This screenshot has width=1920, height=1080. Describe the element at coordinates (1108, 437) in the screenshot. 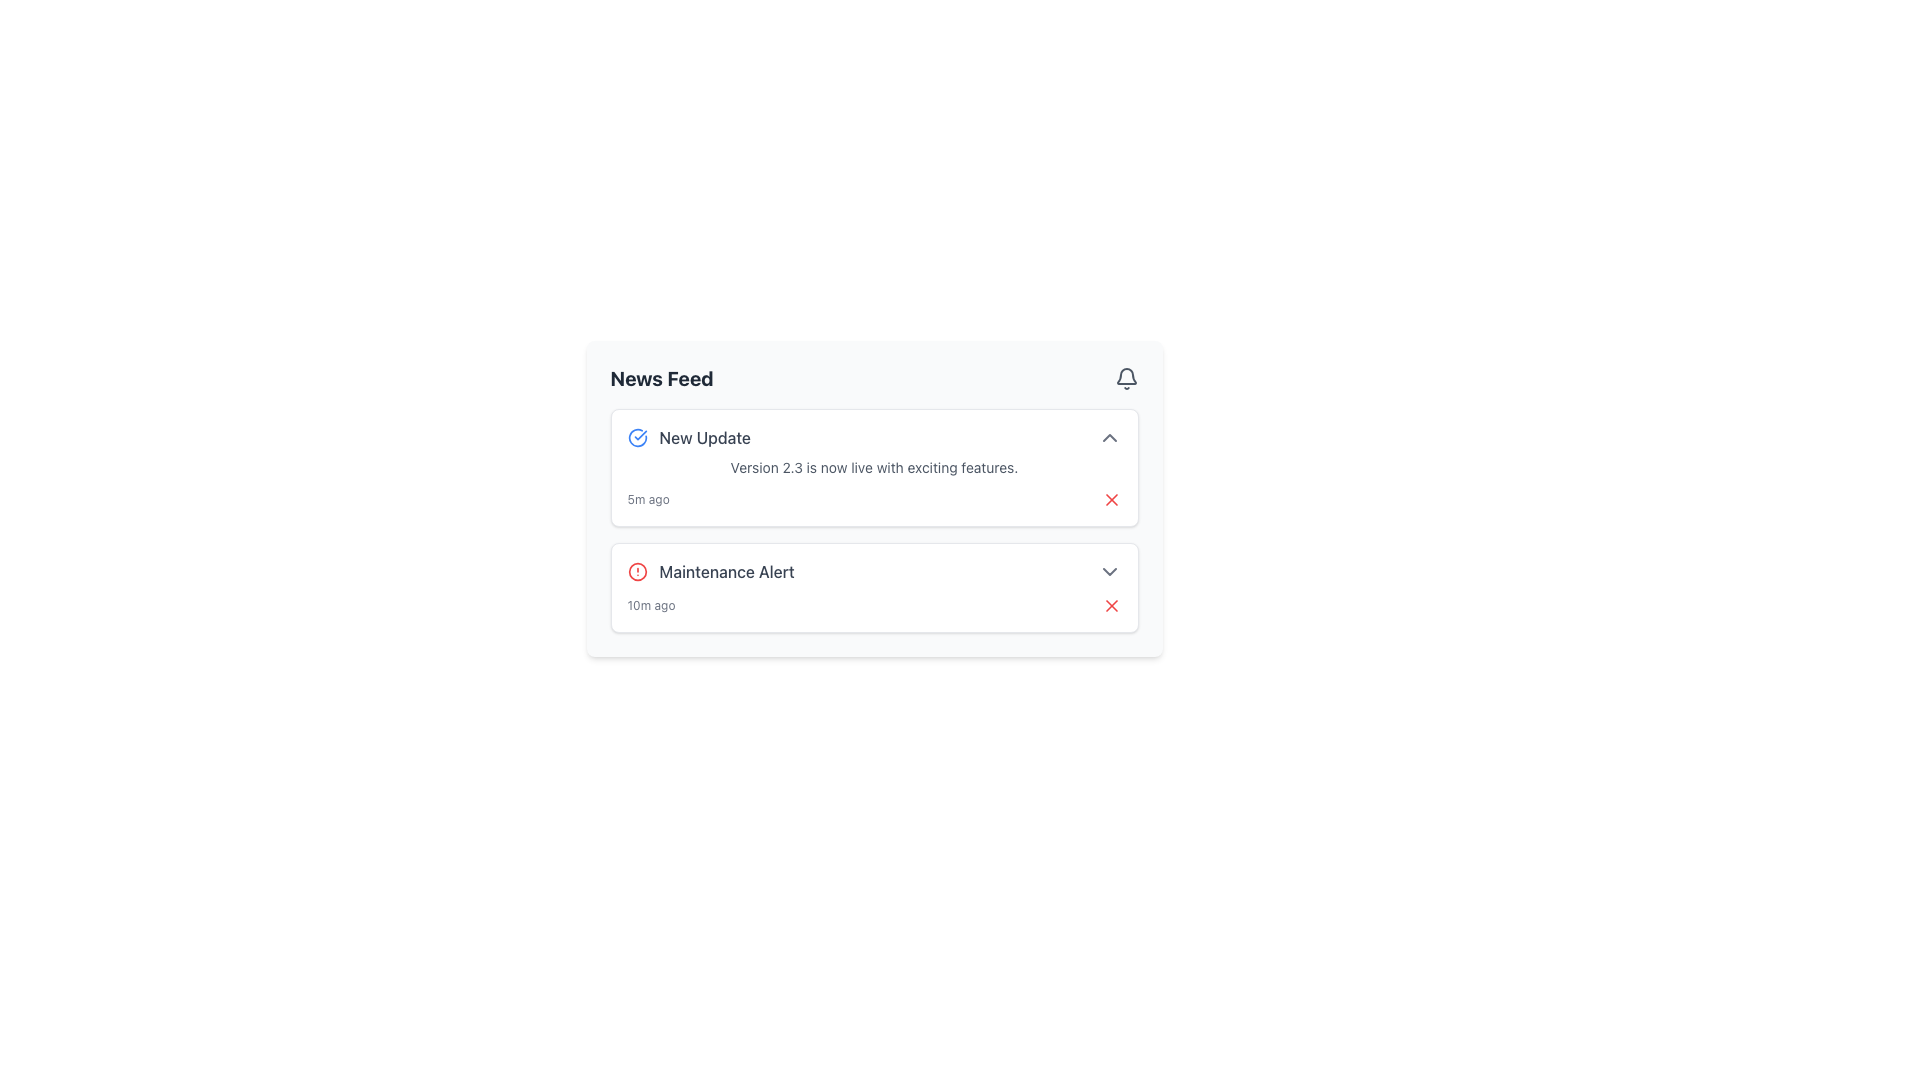

I see `the gray upward-facing chevron icon located in the top right corner of the 'New Update' card` at that location.